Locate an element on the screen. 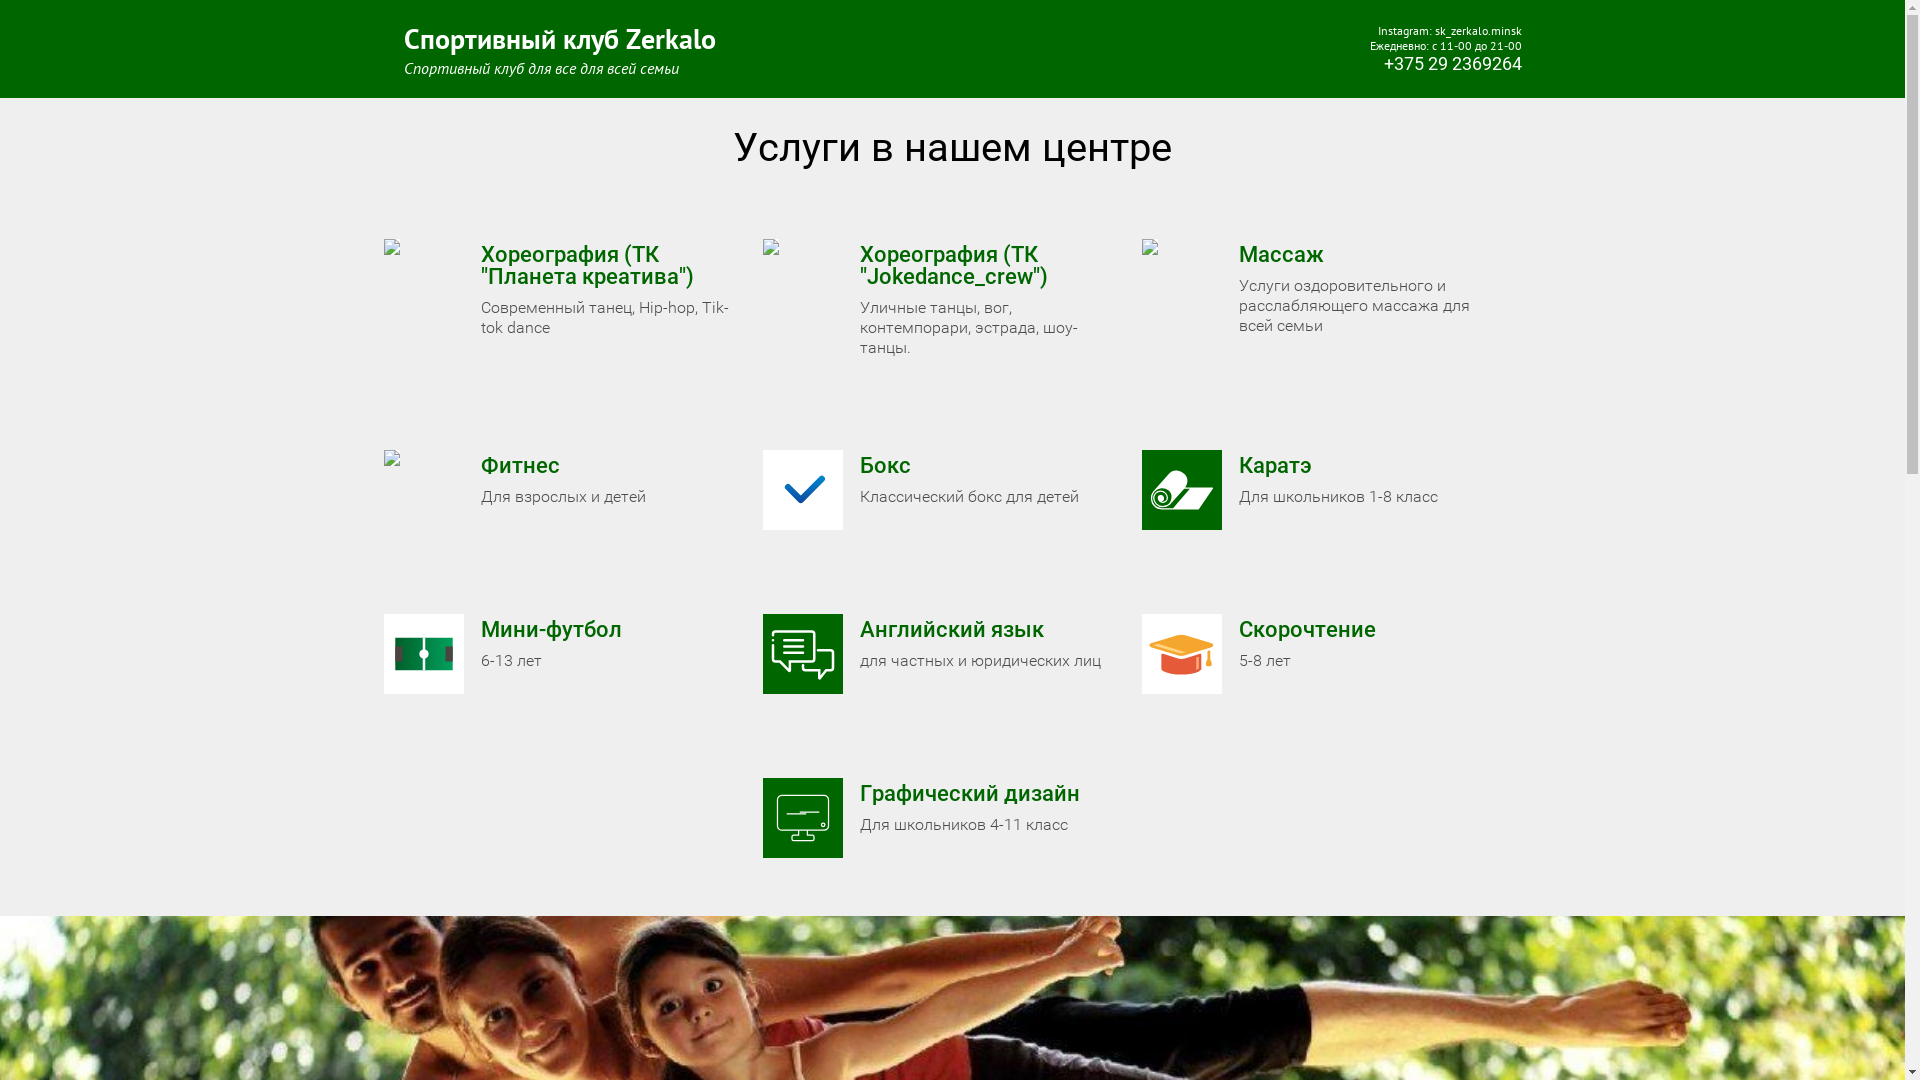  '+375 29 2369264' is located at coordinates (1453, 62).